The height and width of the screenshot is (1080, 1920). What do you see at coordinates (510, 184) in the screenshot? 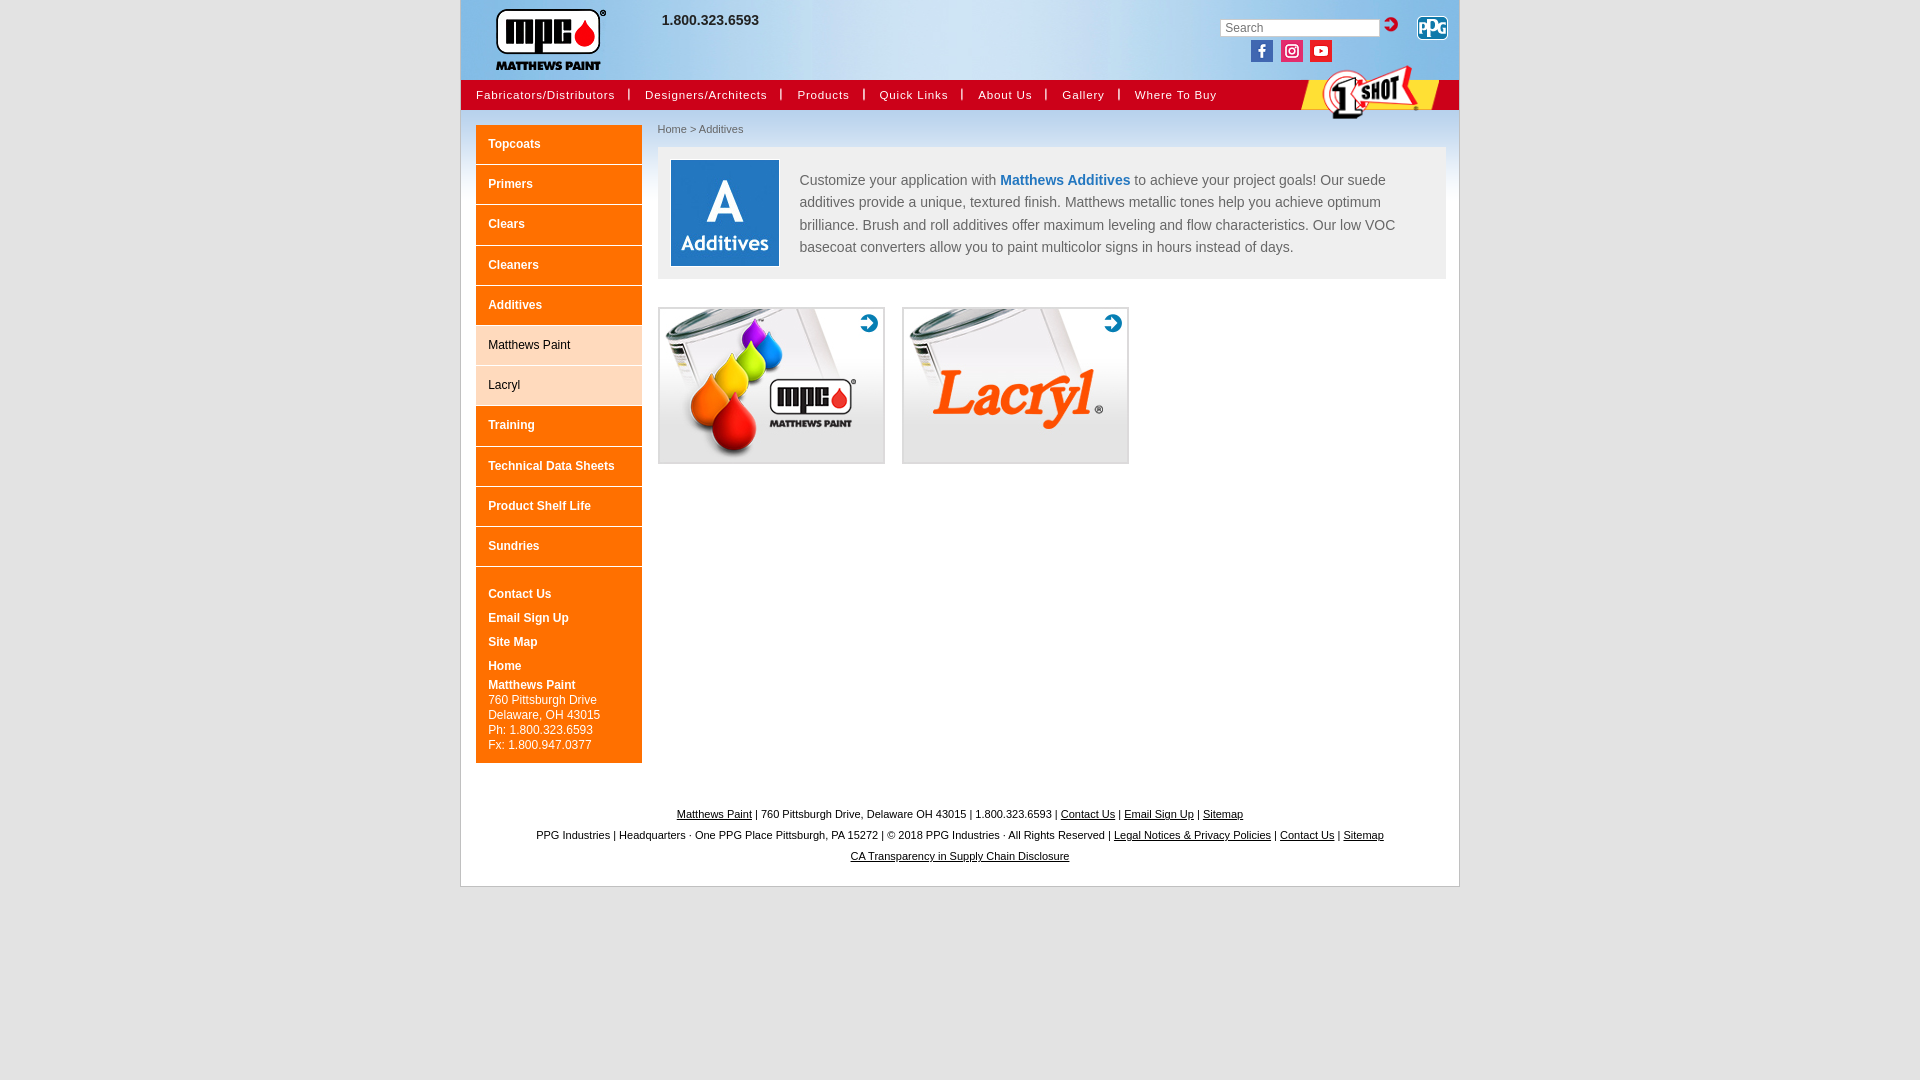
I see `'Primers'` at bounding box center [510, 184].